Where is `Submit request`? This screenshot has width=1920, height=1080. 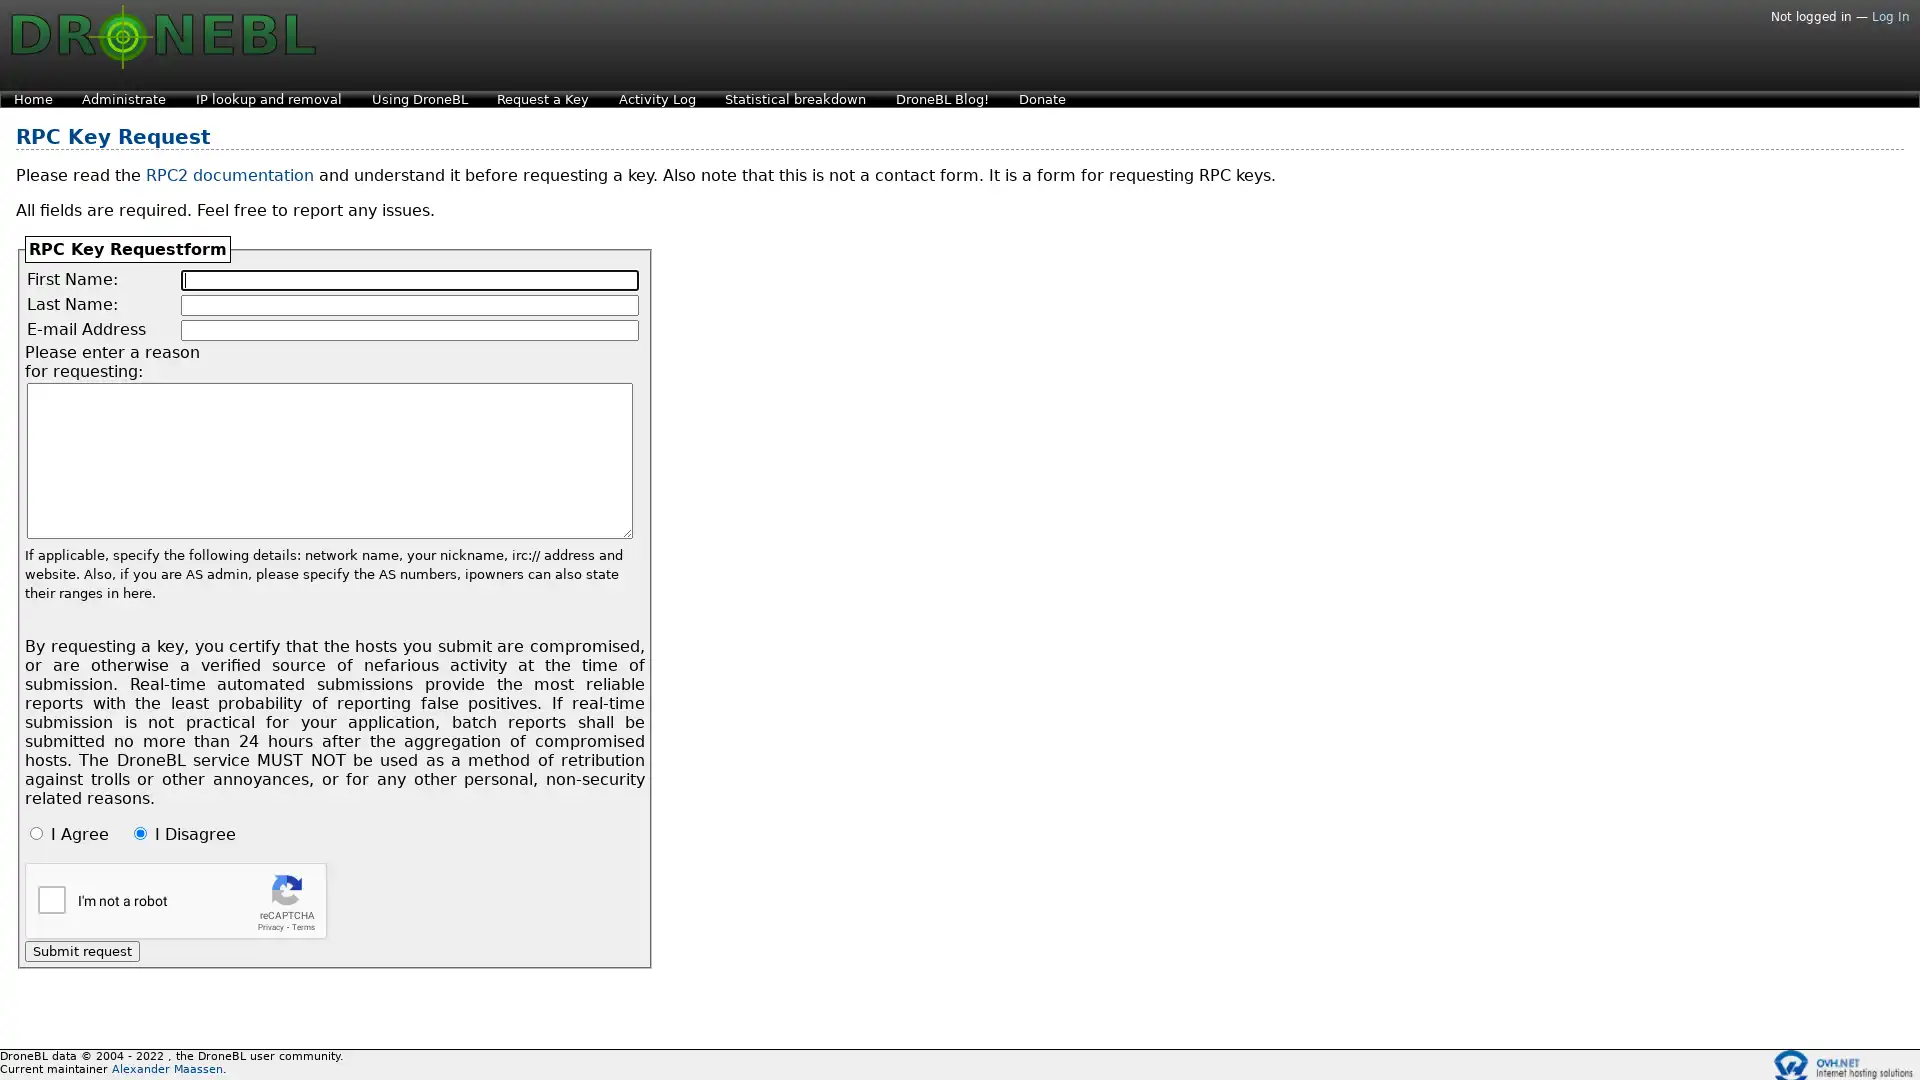 Submit request is located at coordinates (81, 950).